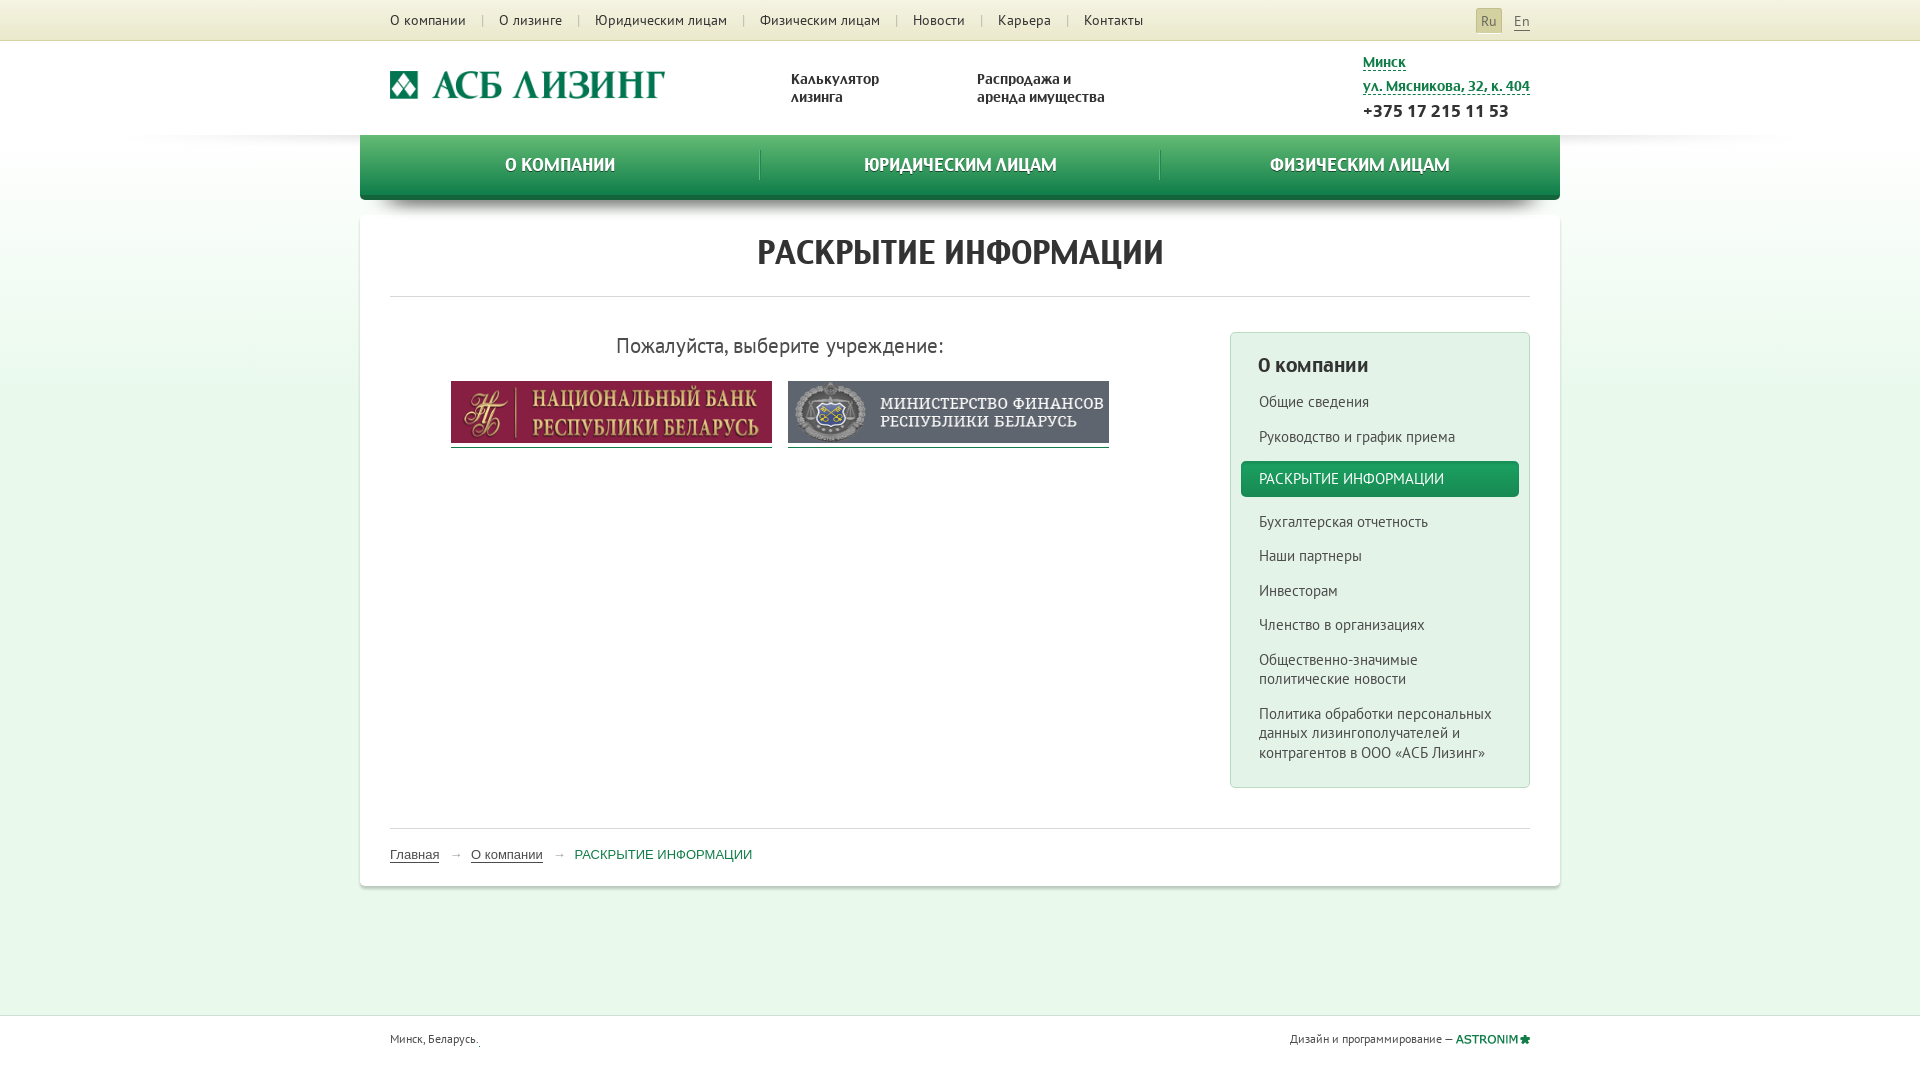 This screenshot has height=1080, width=1920. What do you see at coordinates (1476, 20) in the screenshot?
I see `'Ru'` at bounding box center [1476, 20].